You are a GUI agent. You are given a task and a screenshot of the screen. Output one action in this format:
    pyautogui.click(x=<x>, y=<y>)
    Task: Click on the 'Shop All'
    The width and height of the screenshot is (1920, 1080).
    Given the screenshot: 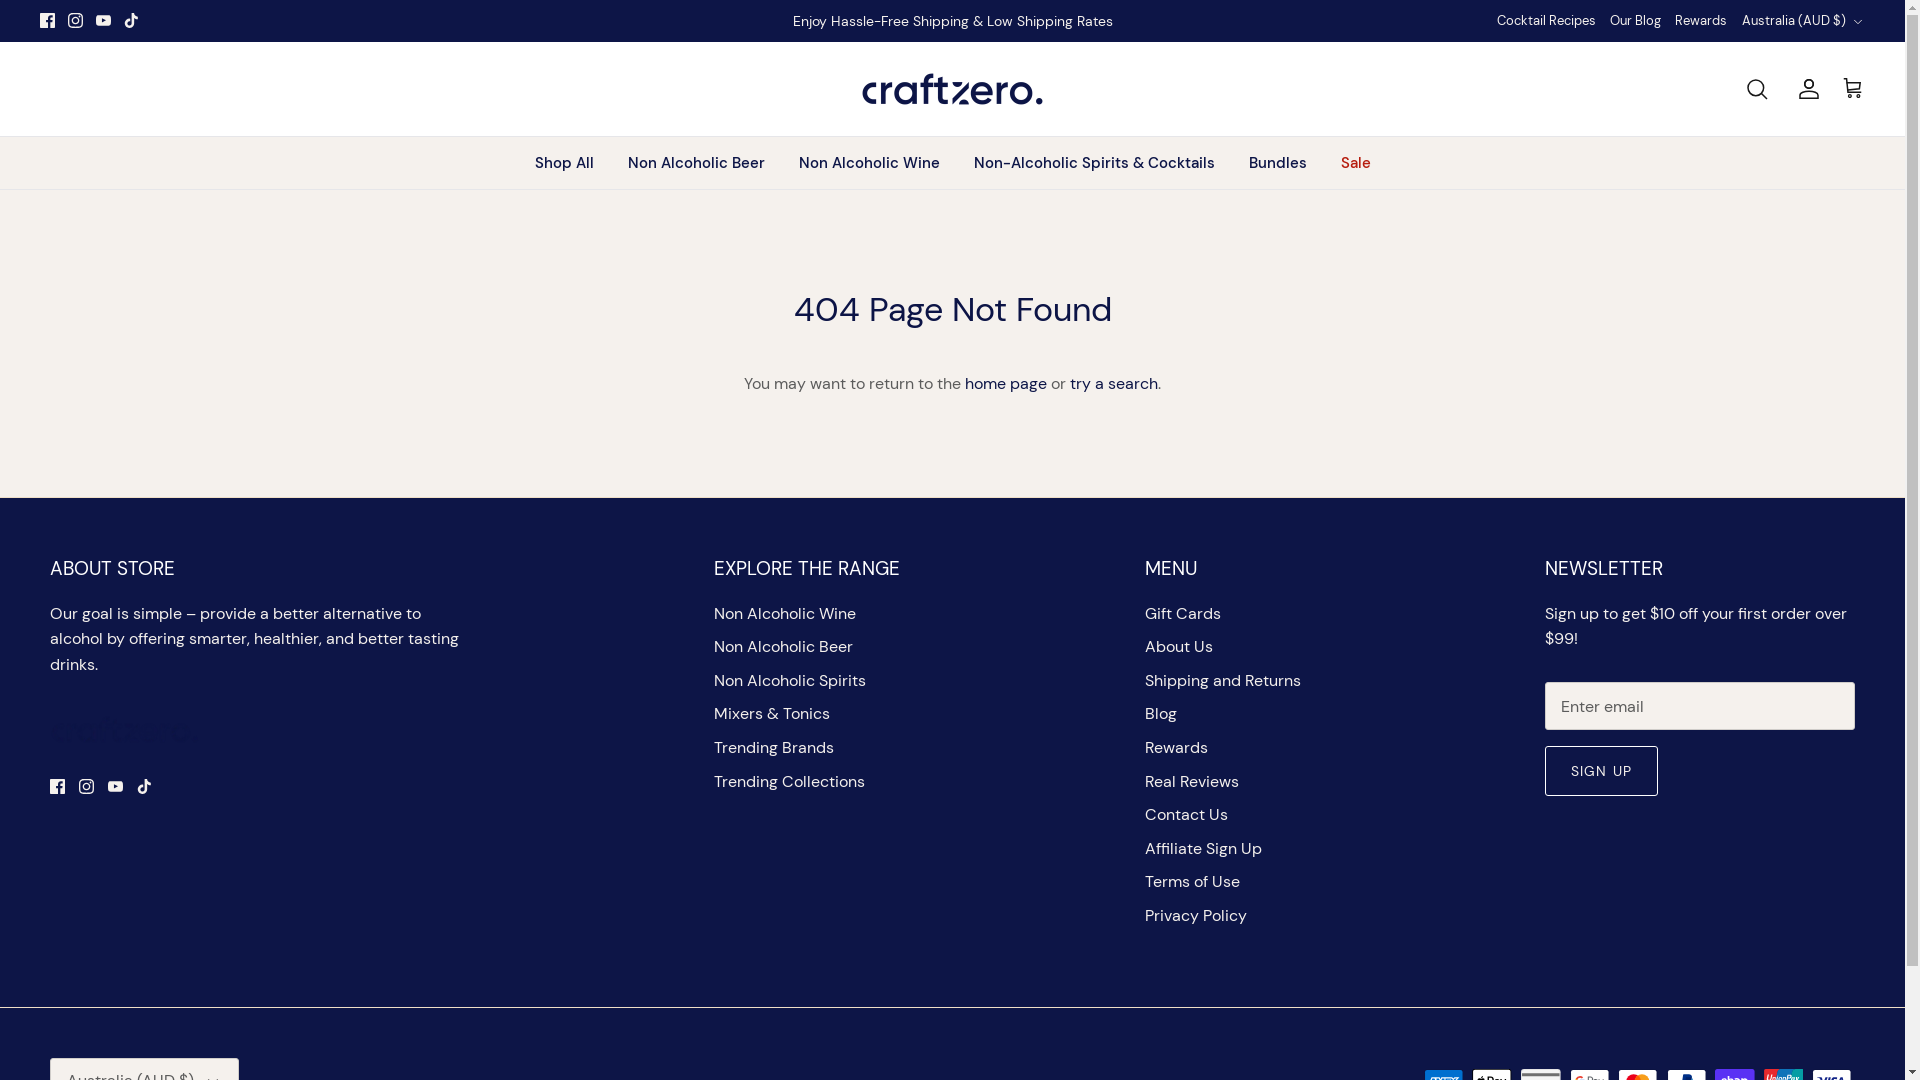 What is the action you would take?
    pyautogui.click(x=563, y=162)
    